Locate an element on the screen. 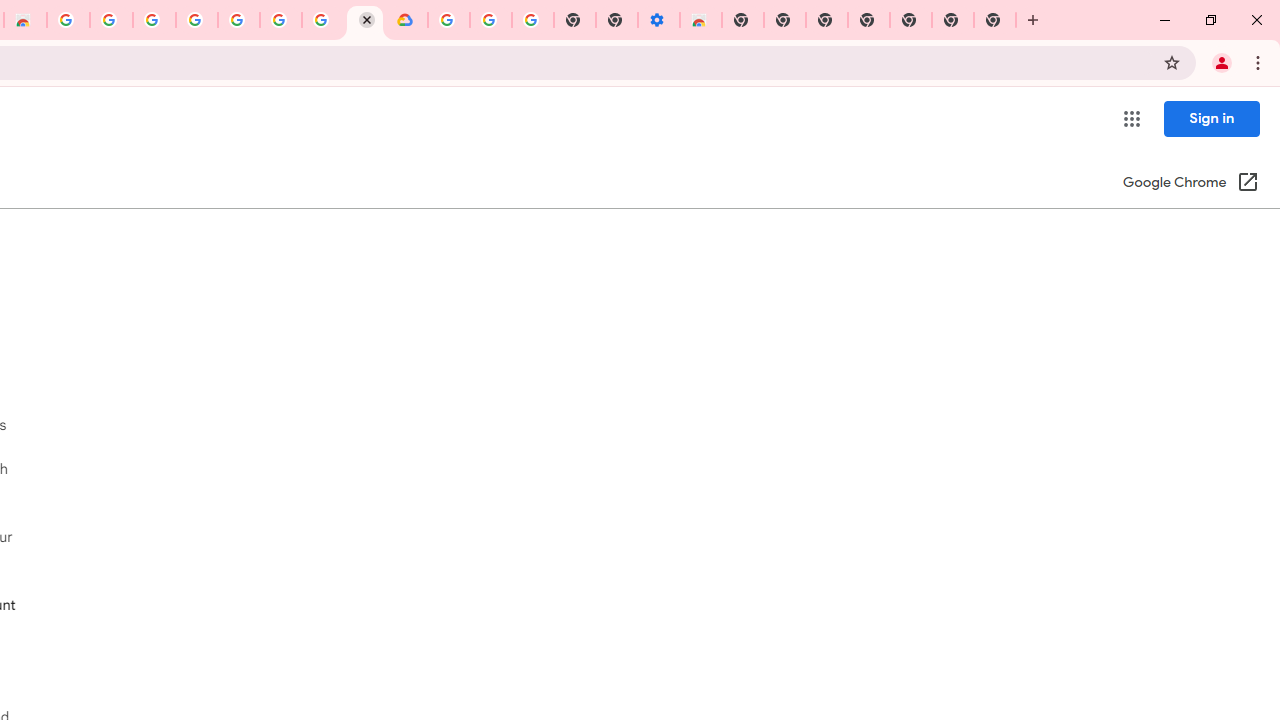  'Settings - Accessibility' is located at coordinates (658, 20).